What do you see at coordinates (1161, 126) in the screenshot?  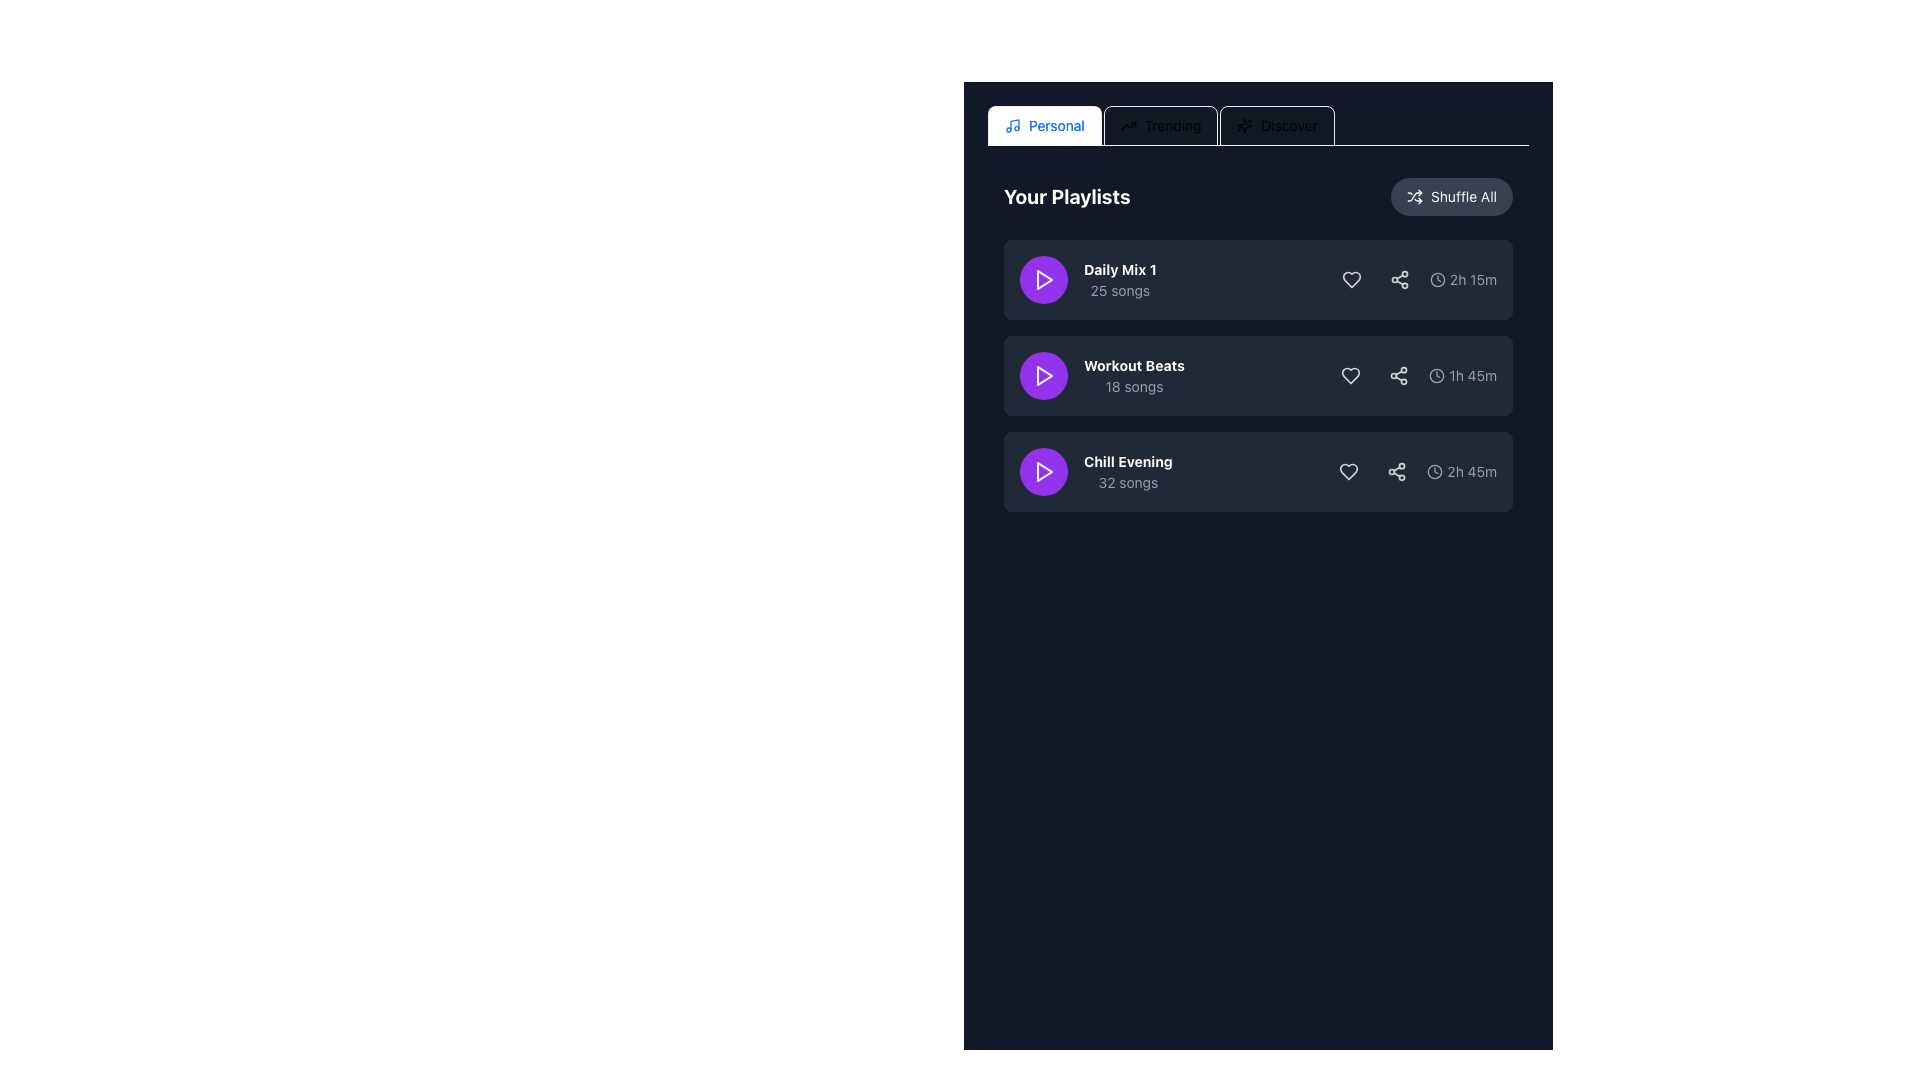 I see `the second tab in the horizontal navigation bar that displays trending items, located between the 'Personal' and 'Discover' tabs` at bounding box center [1161, 126].